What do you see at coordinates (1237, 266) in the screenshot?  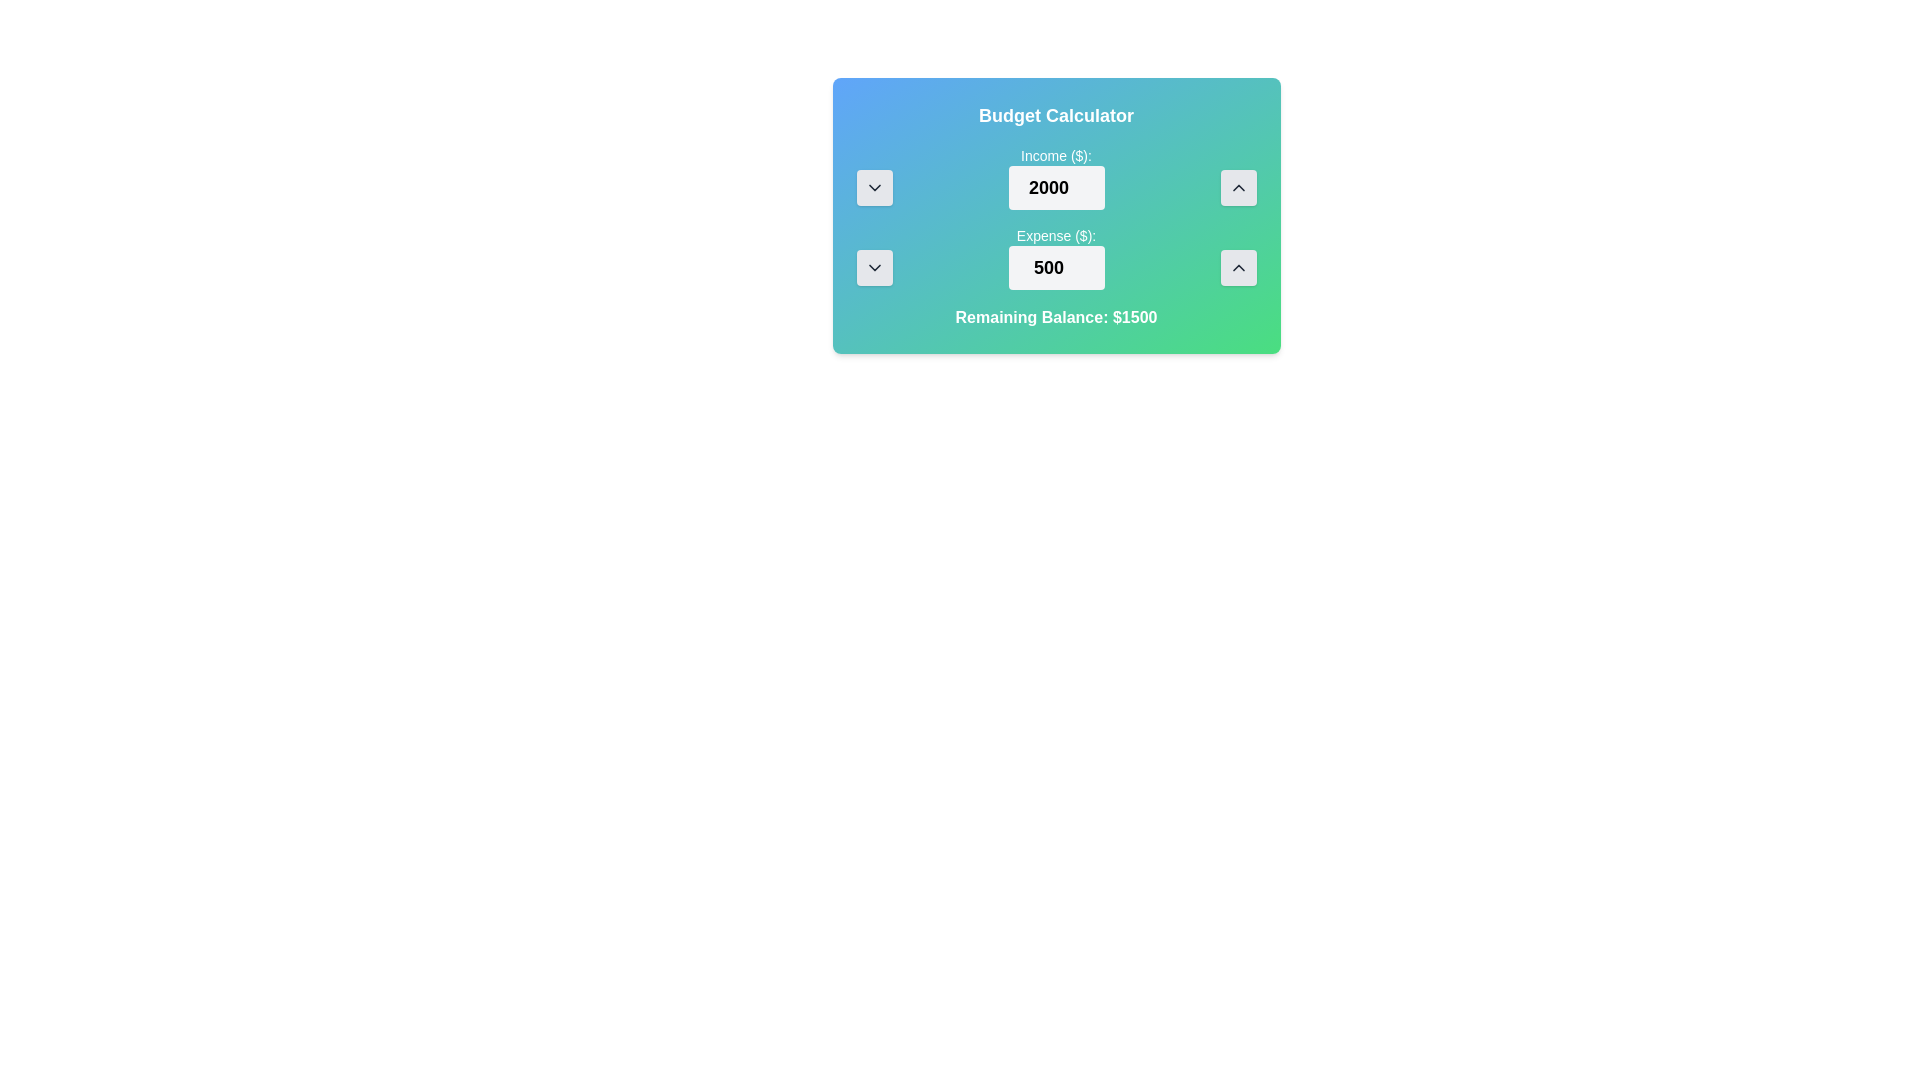 I see `the upward triangular icon within the button located at the right side of the 'Expense ($)' field in the 'Budget Calculator' interface` at bounding box center [1237, 266].